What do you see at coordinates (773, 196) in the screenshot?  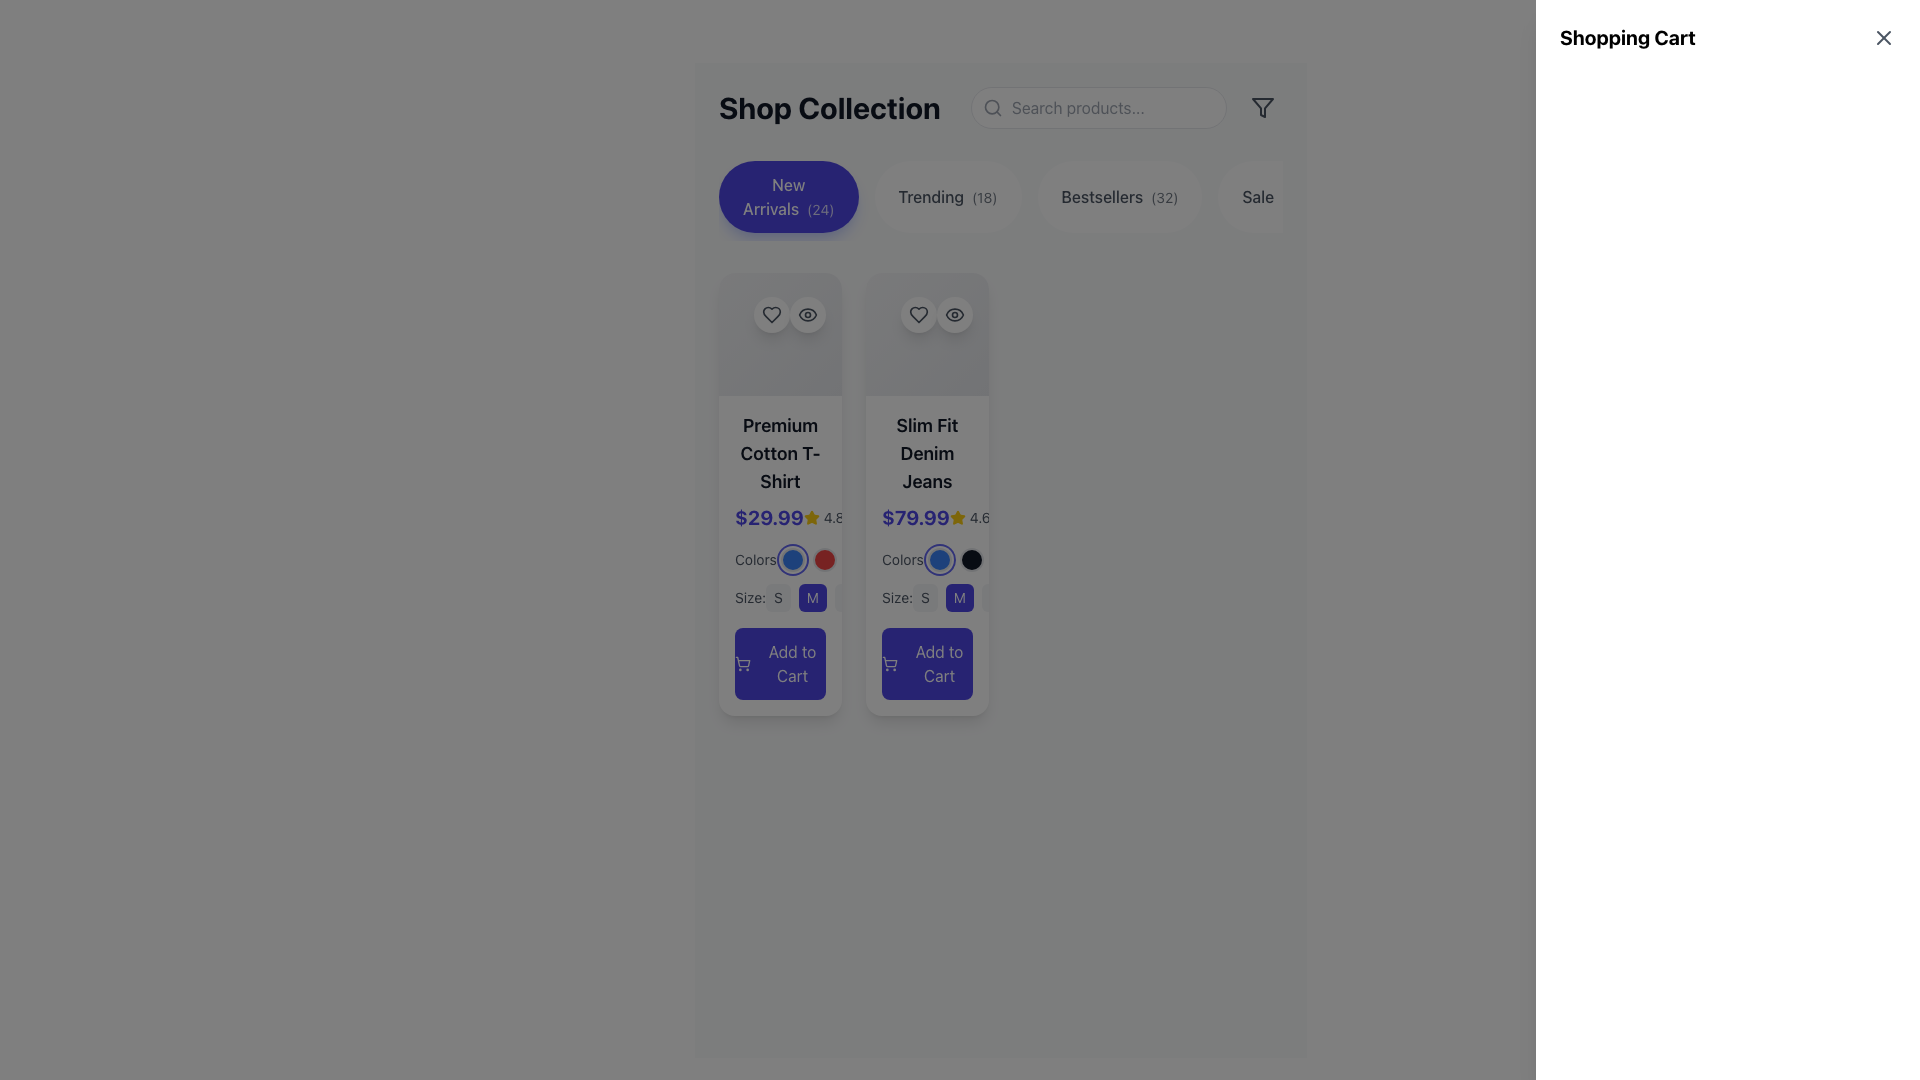 I see `the 'New Arrivals' text label located within the first button of the top row in the horizontal menu` at bounding box center [773, 196].